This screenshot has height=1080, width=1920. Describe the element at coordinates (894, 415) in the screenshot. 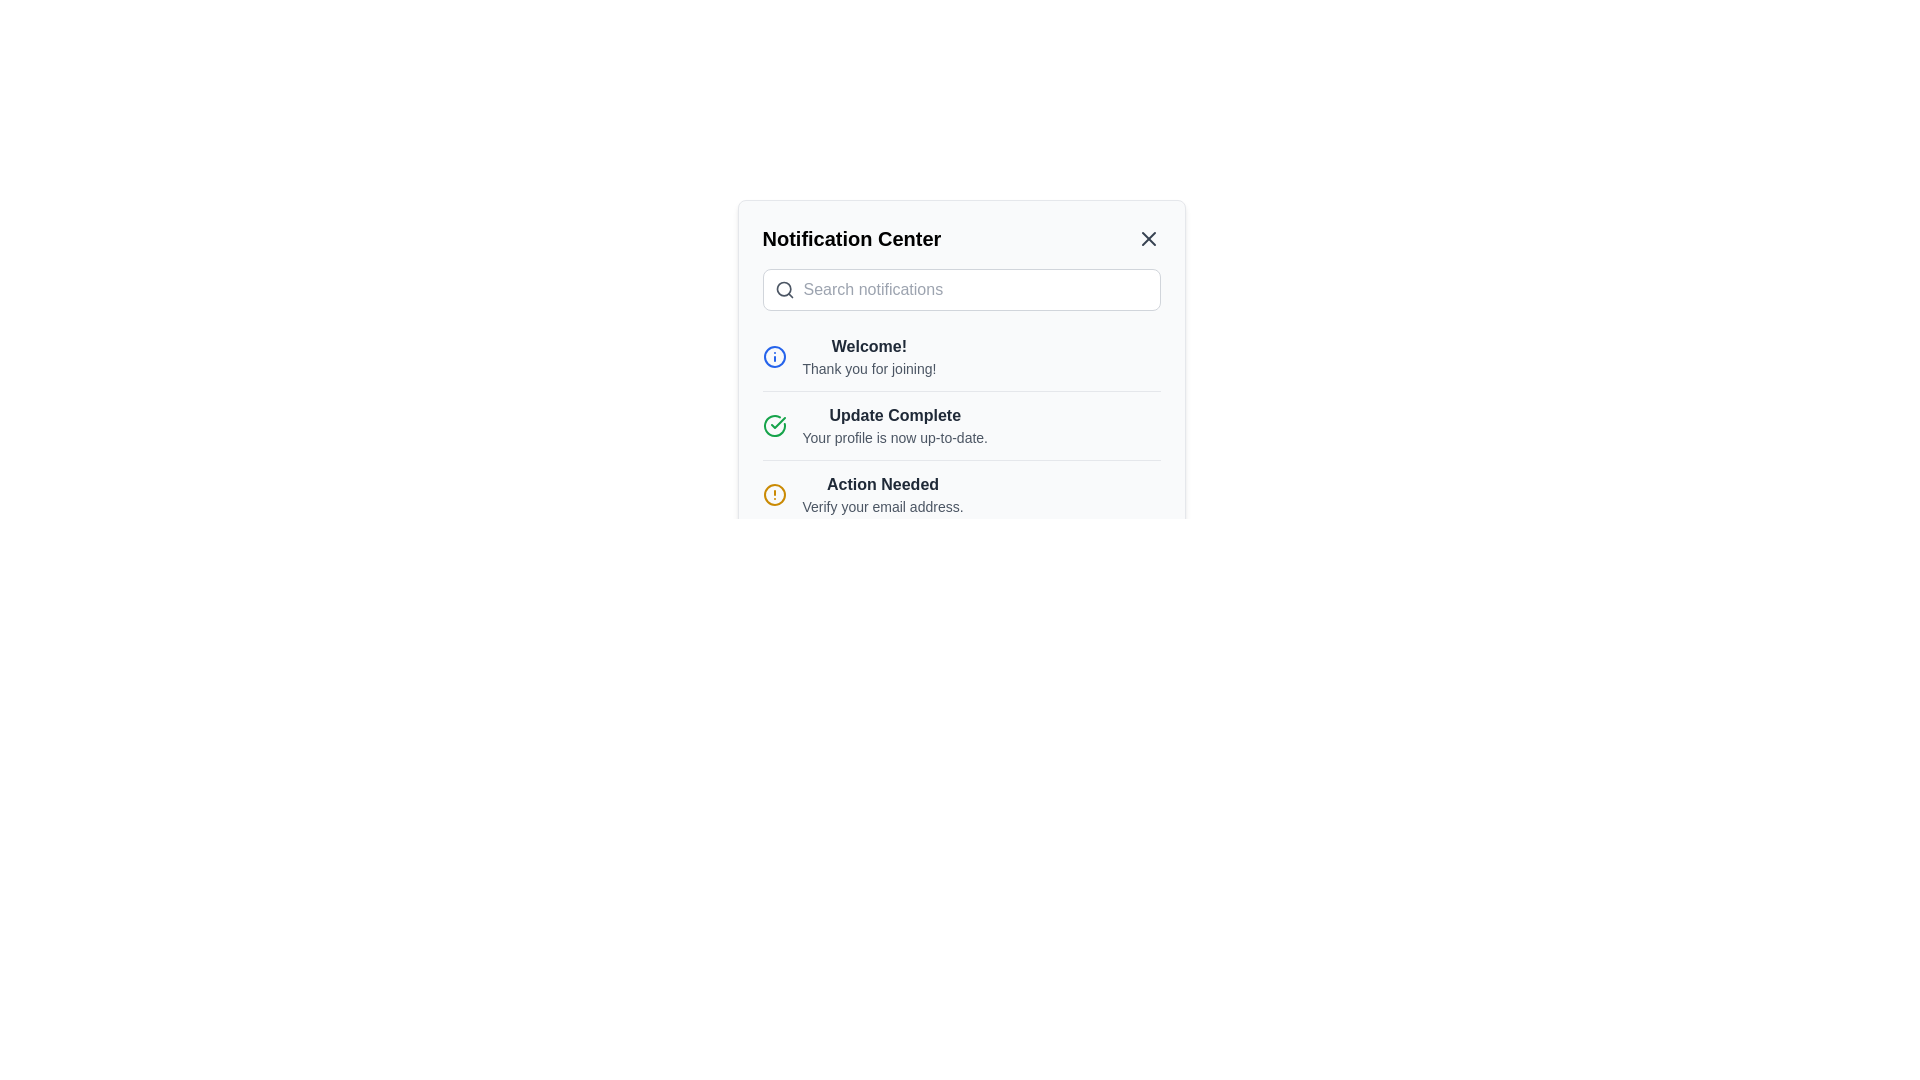

I see `the static text label that displays 'Update Complete', which is styled with a bold, semibold font and dark gray color, located within the notification card section as the first line of text in the 'Update Complete' notification entry` at that location.